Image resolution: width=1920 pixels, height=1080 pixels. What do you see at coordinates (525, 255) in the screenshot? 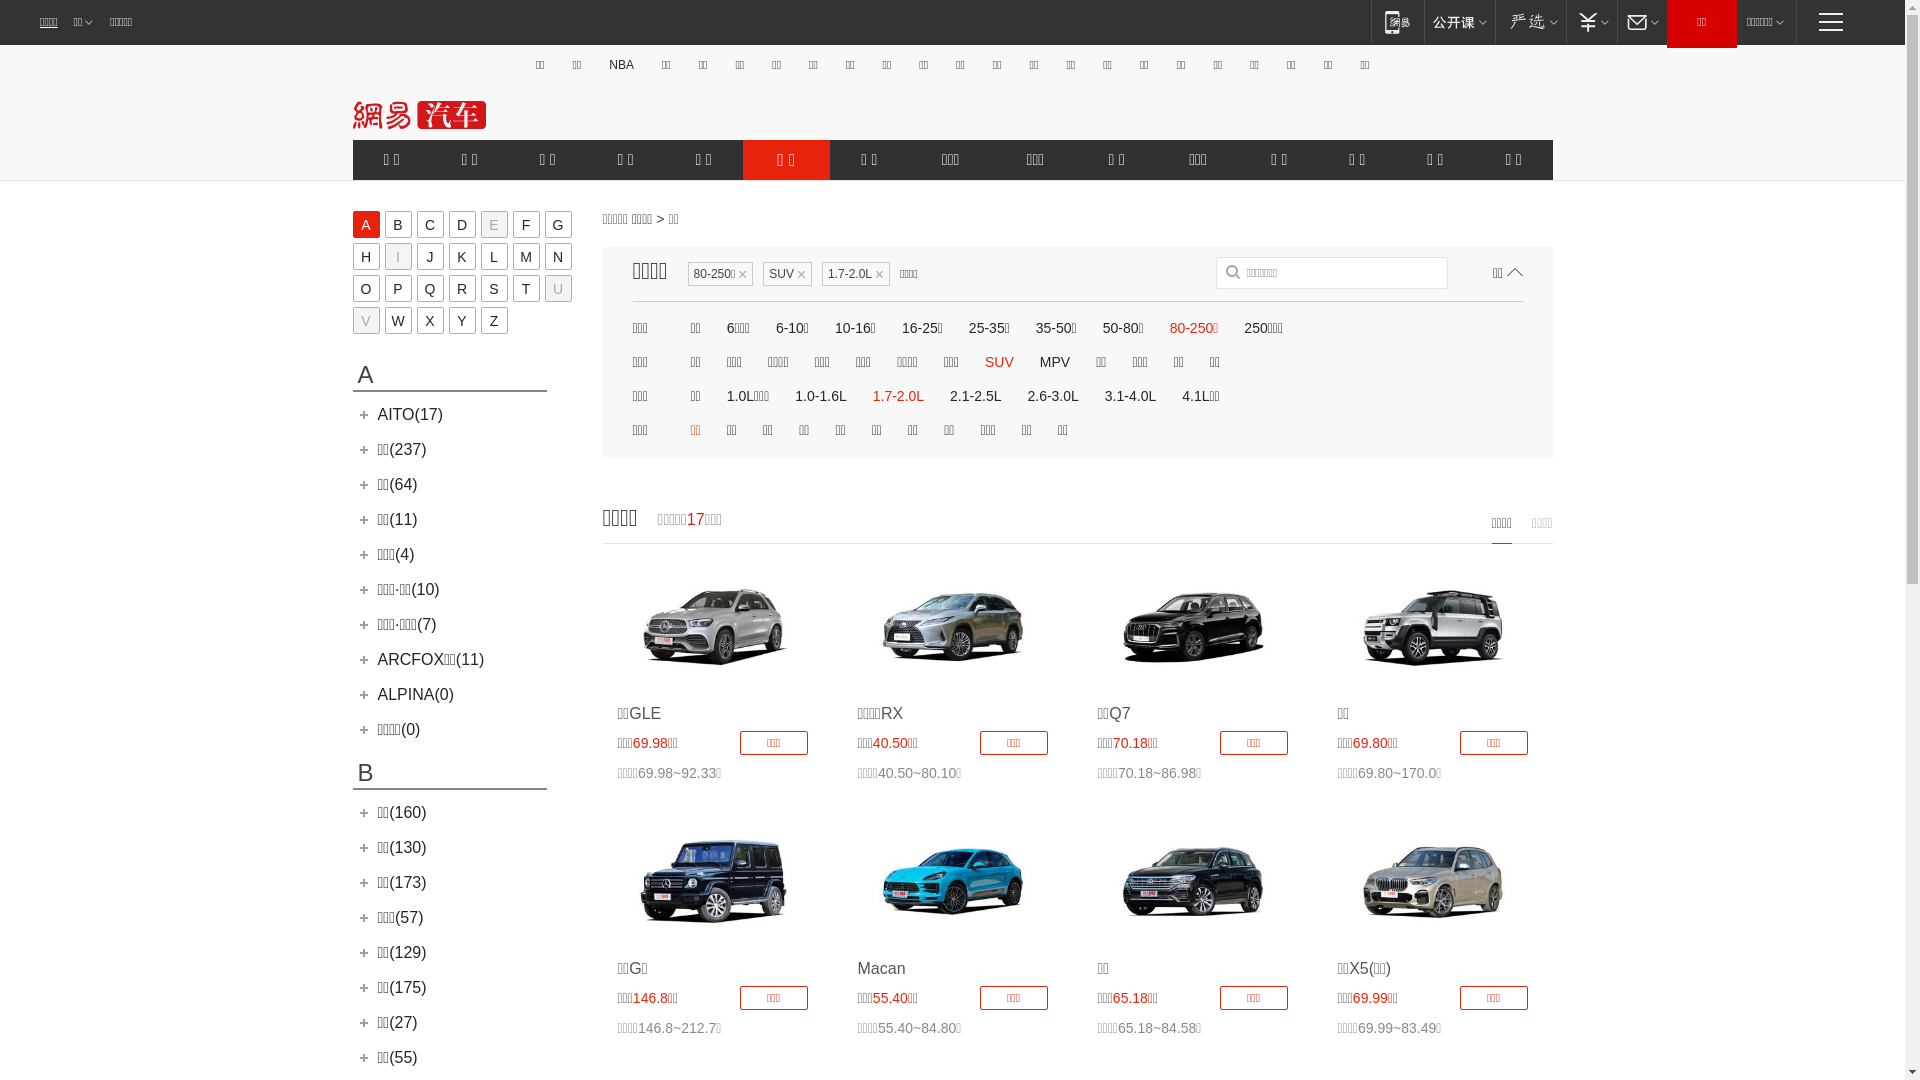
I see `'M'` at bounding box center [525, 255].